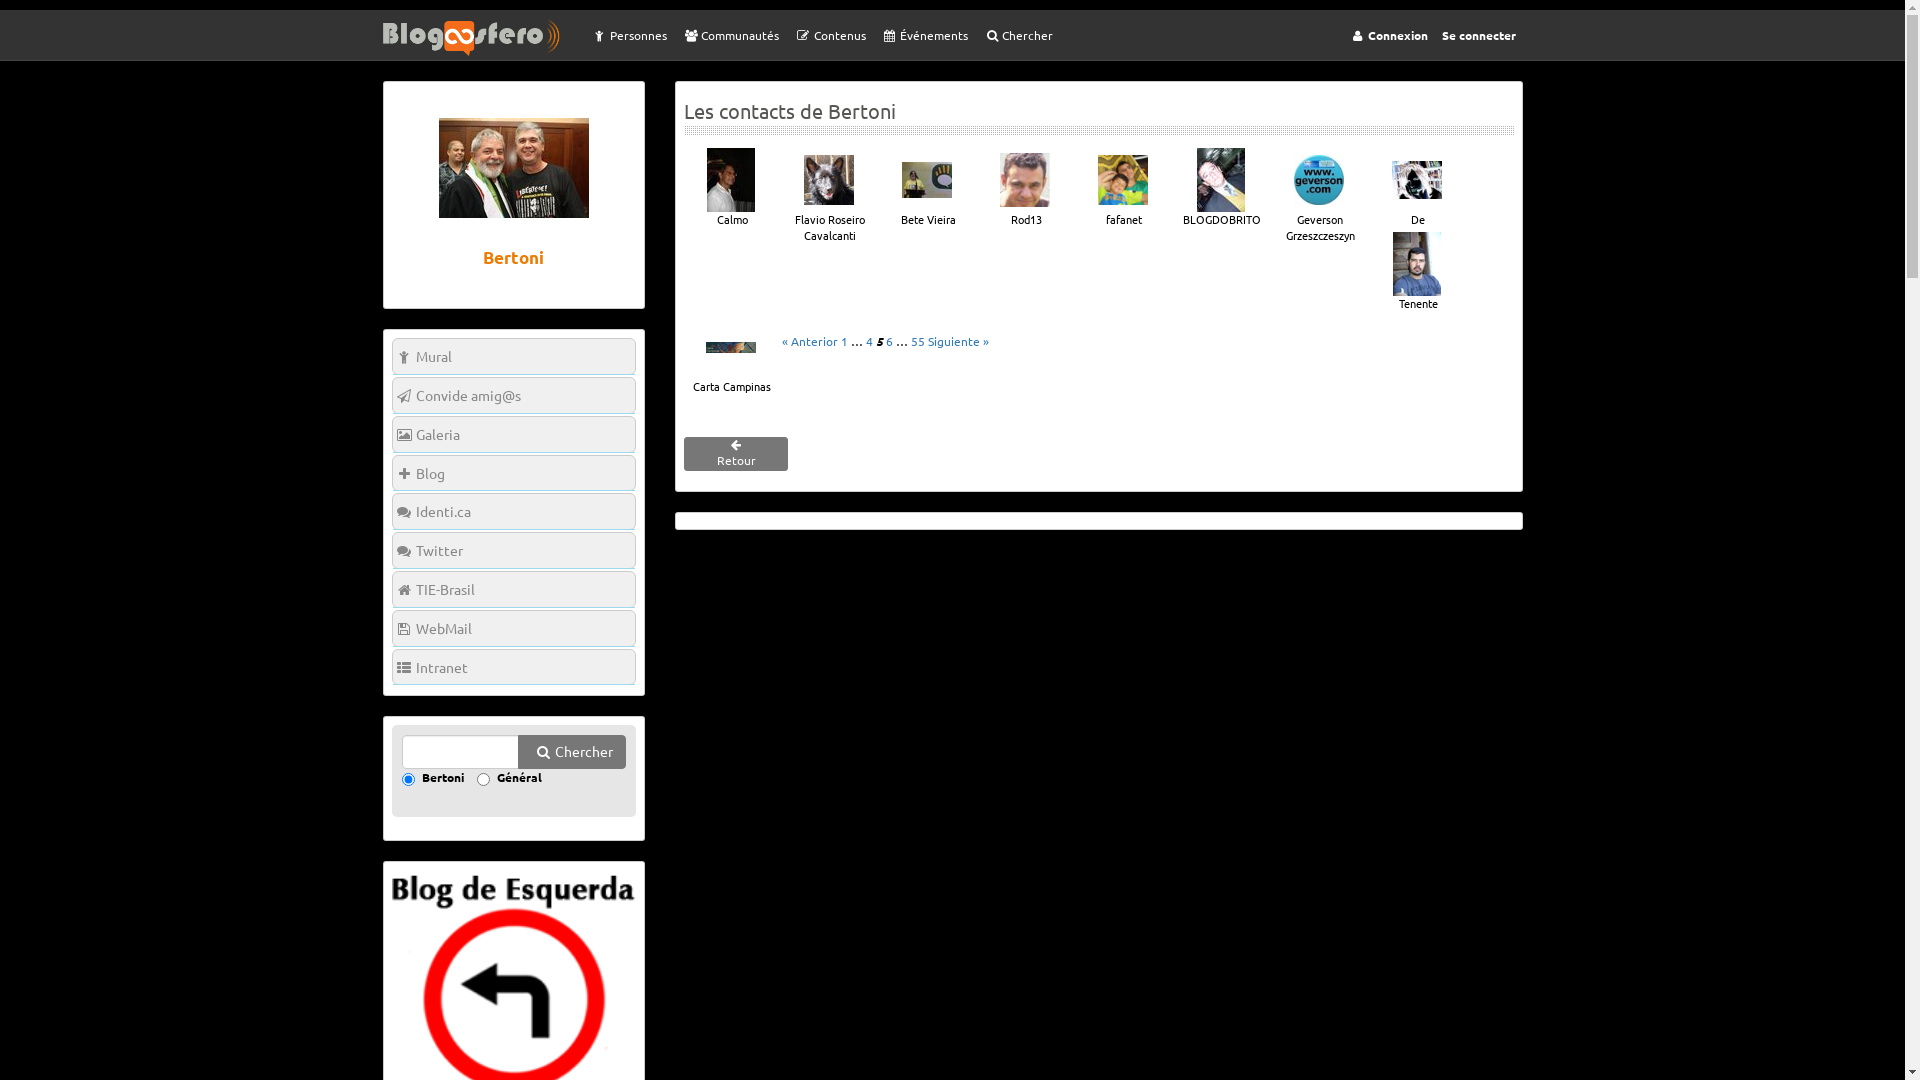 The height and width of the screenshot is (1080, 1920). What do you see at coordinates (1319, 195) in the screenshot?
I see `'Geverson Grzeszczeszyn'` at bounding box center [1319, 195].